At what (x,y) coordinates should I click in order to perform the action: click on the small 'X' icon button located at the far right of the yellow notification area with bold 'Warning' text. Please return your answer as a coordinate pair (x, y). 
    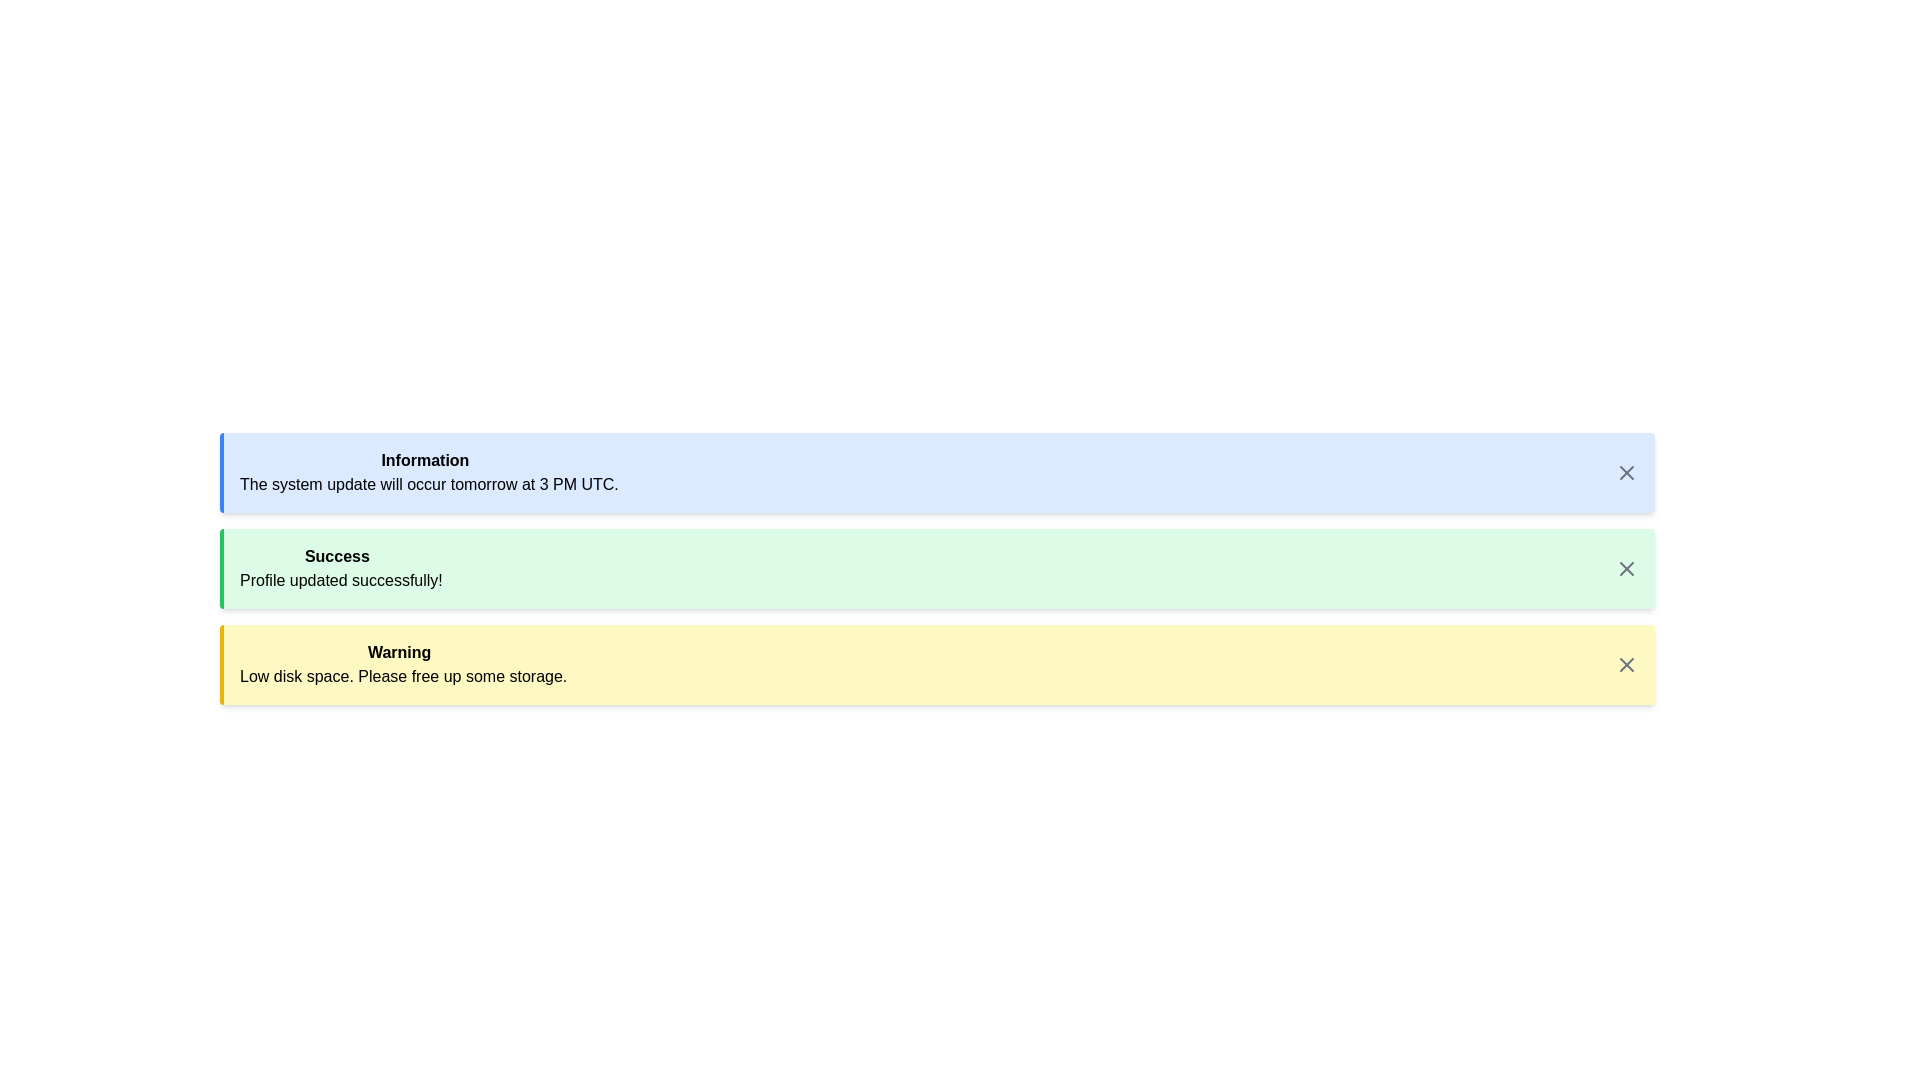
    Looking at the image, I should click on (1627, 664).